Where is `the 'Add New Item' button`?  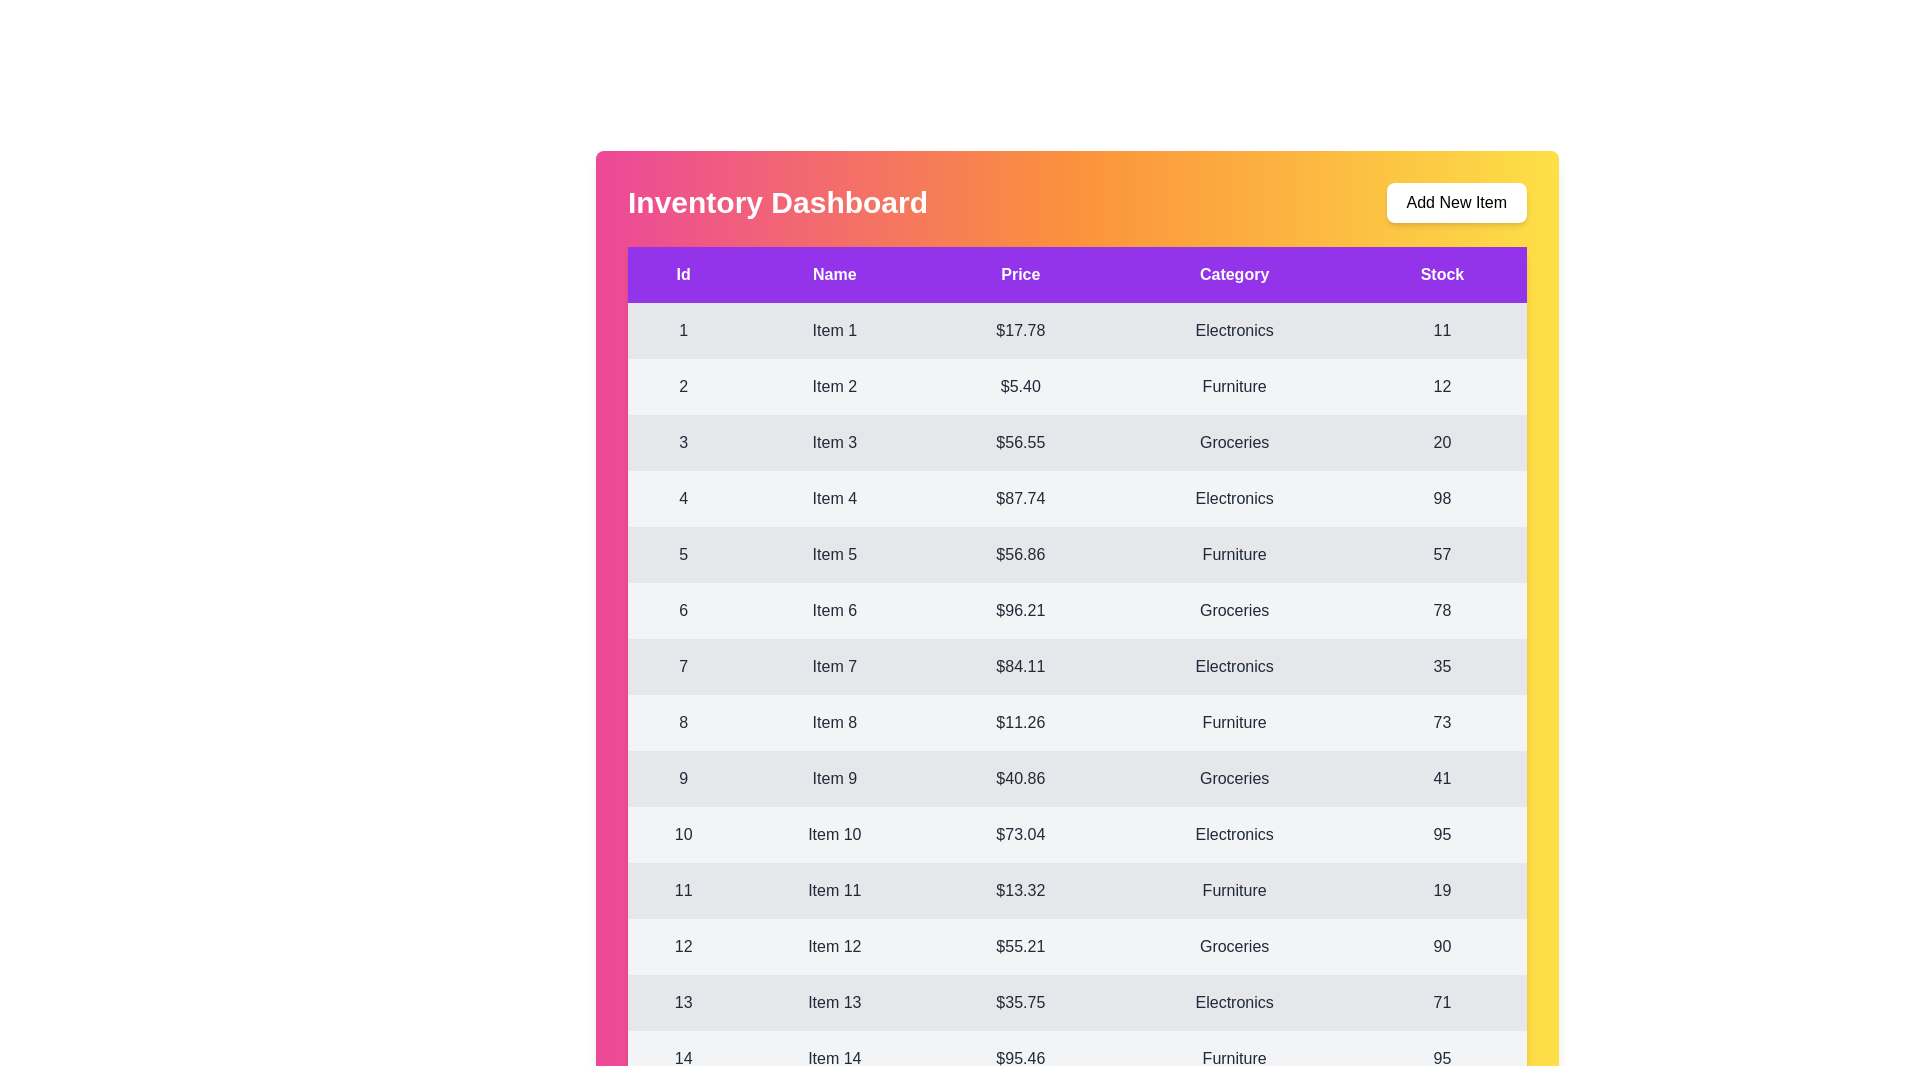
the 'Add New Item' button is located at coordinates (1456, 203).